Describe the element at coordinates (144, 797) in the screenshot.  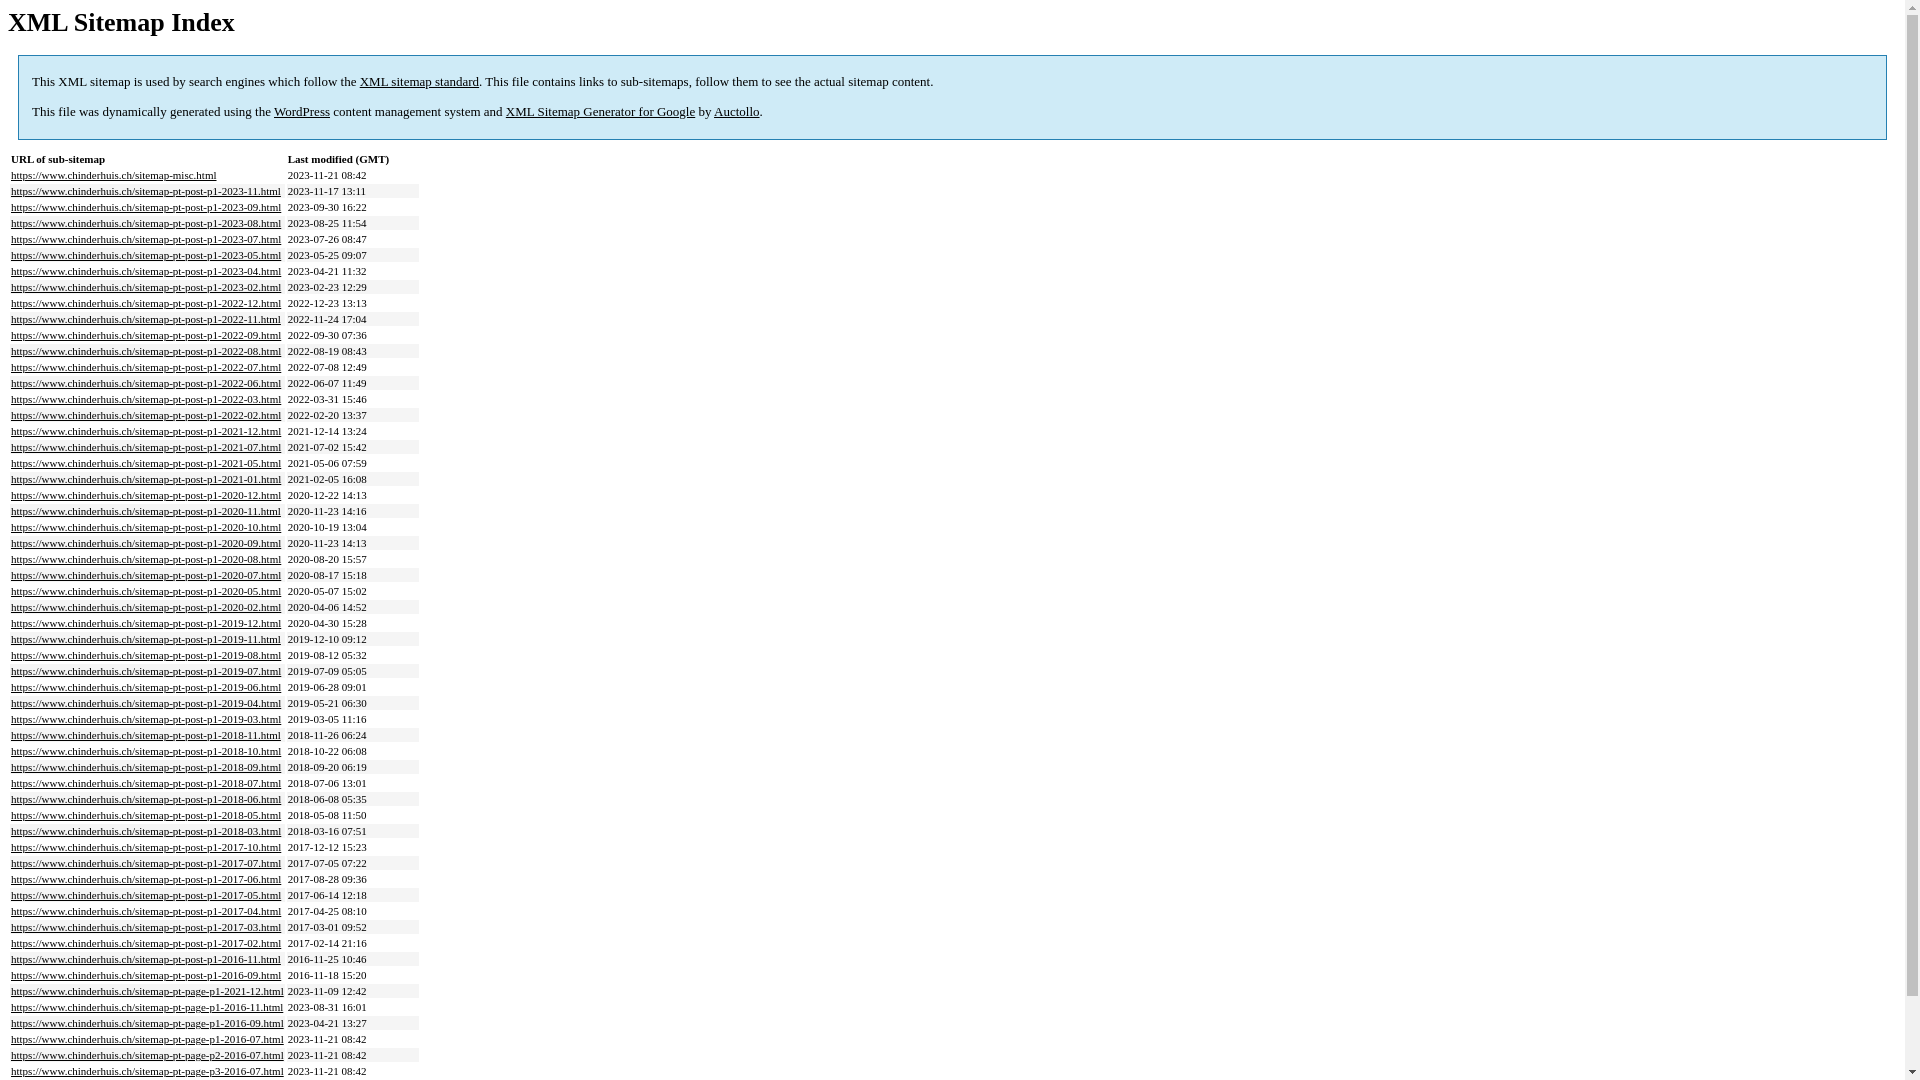
I see `'https://www.chinderhuis.ch/sitemap-pt-post-p1-2018-06.html'` at that location.